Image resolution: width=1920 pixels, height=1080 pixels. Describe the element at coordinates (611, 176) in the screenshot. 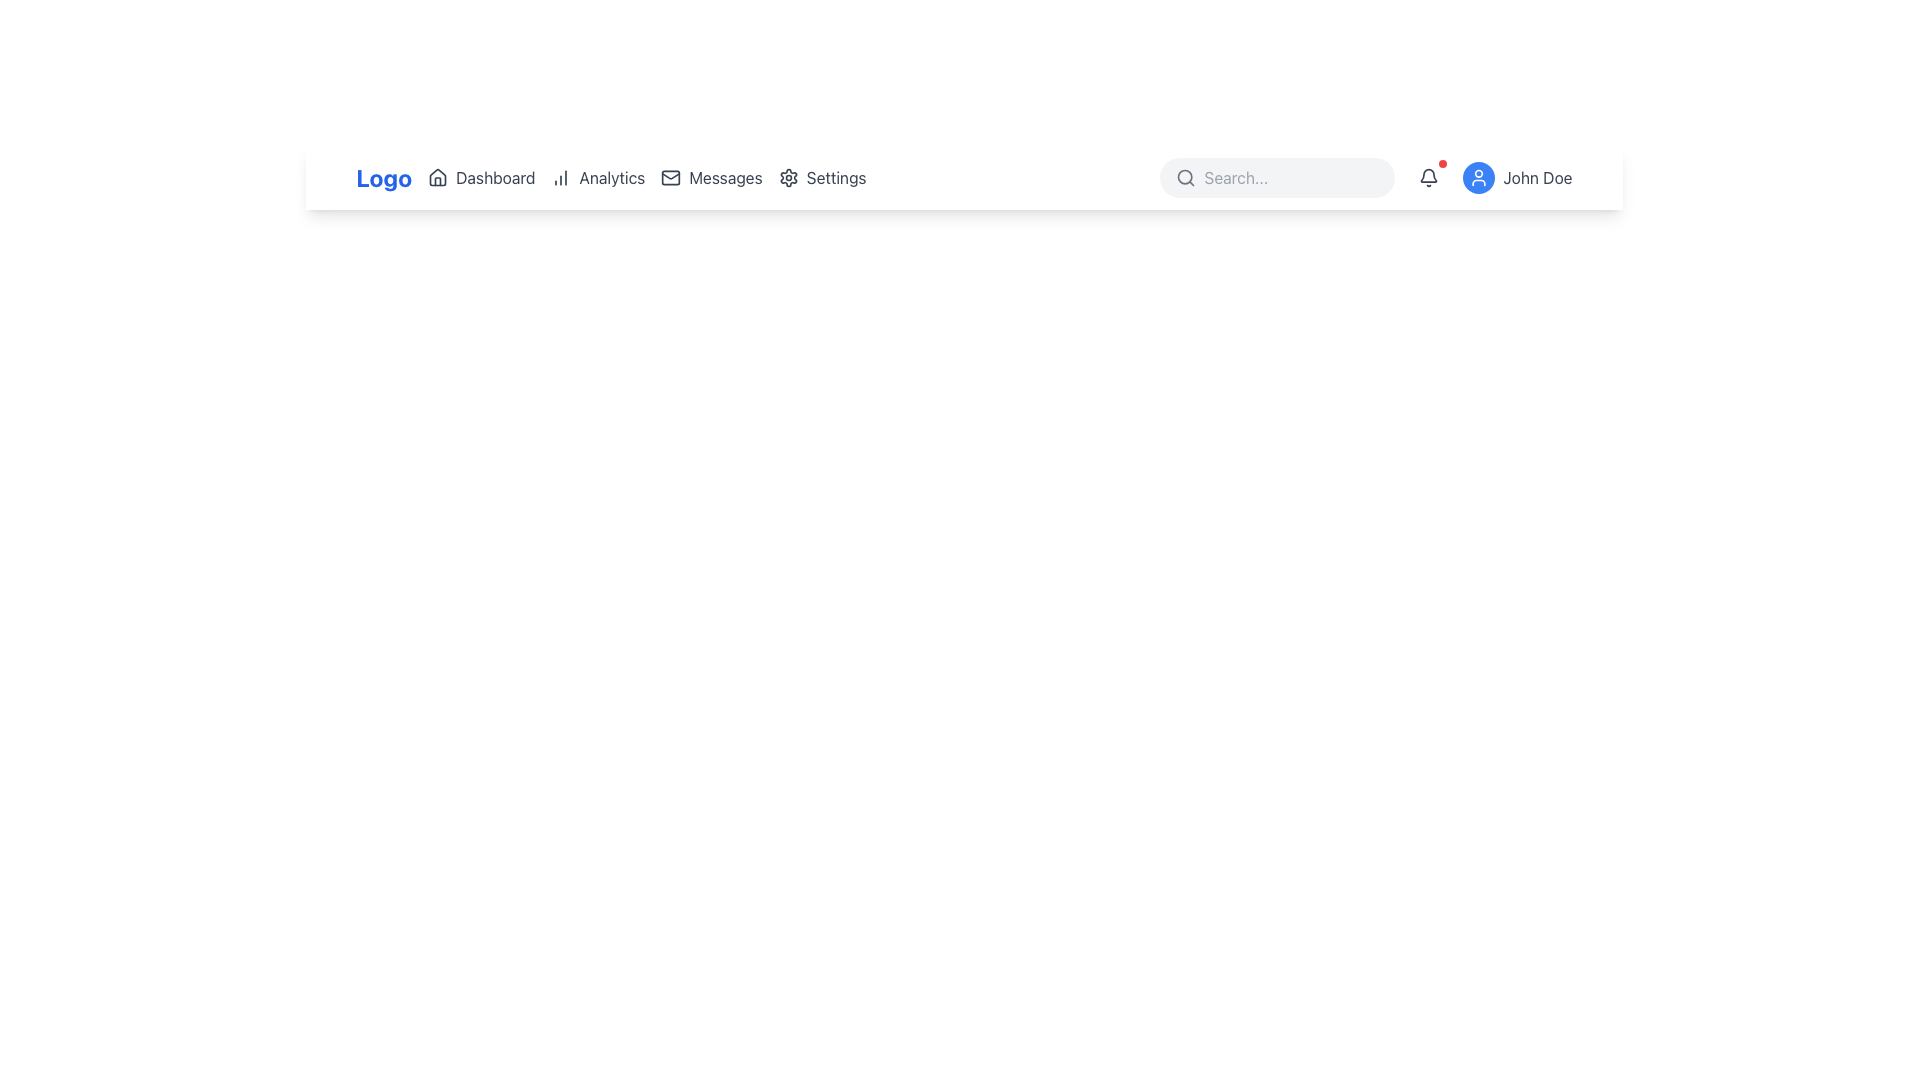

I see `the 'Analytics' text label located in the navigation bar` at that location.